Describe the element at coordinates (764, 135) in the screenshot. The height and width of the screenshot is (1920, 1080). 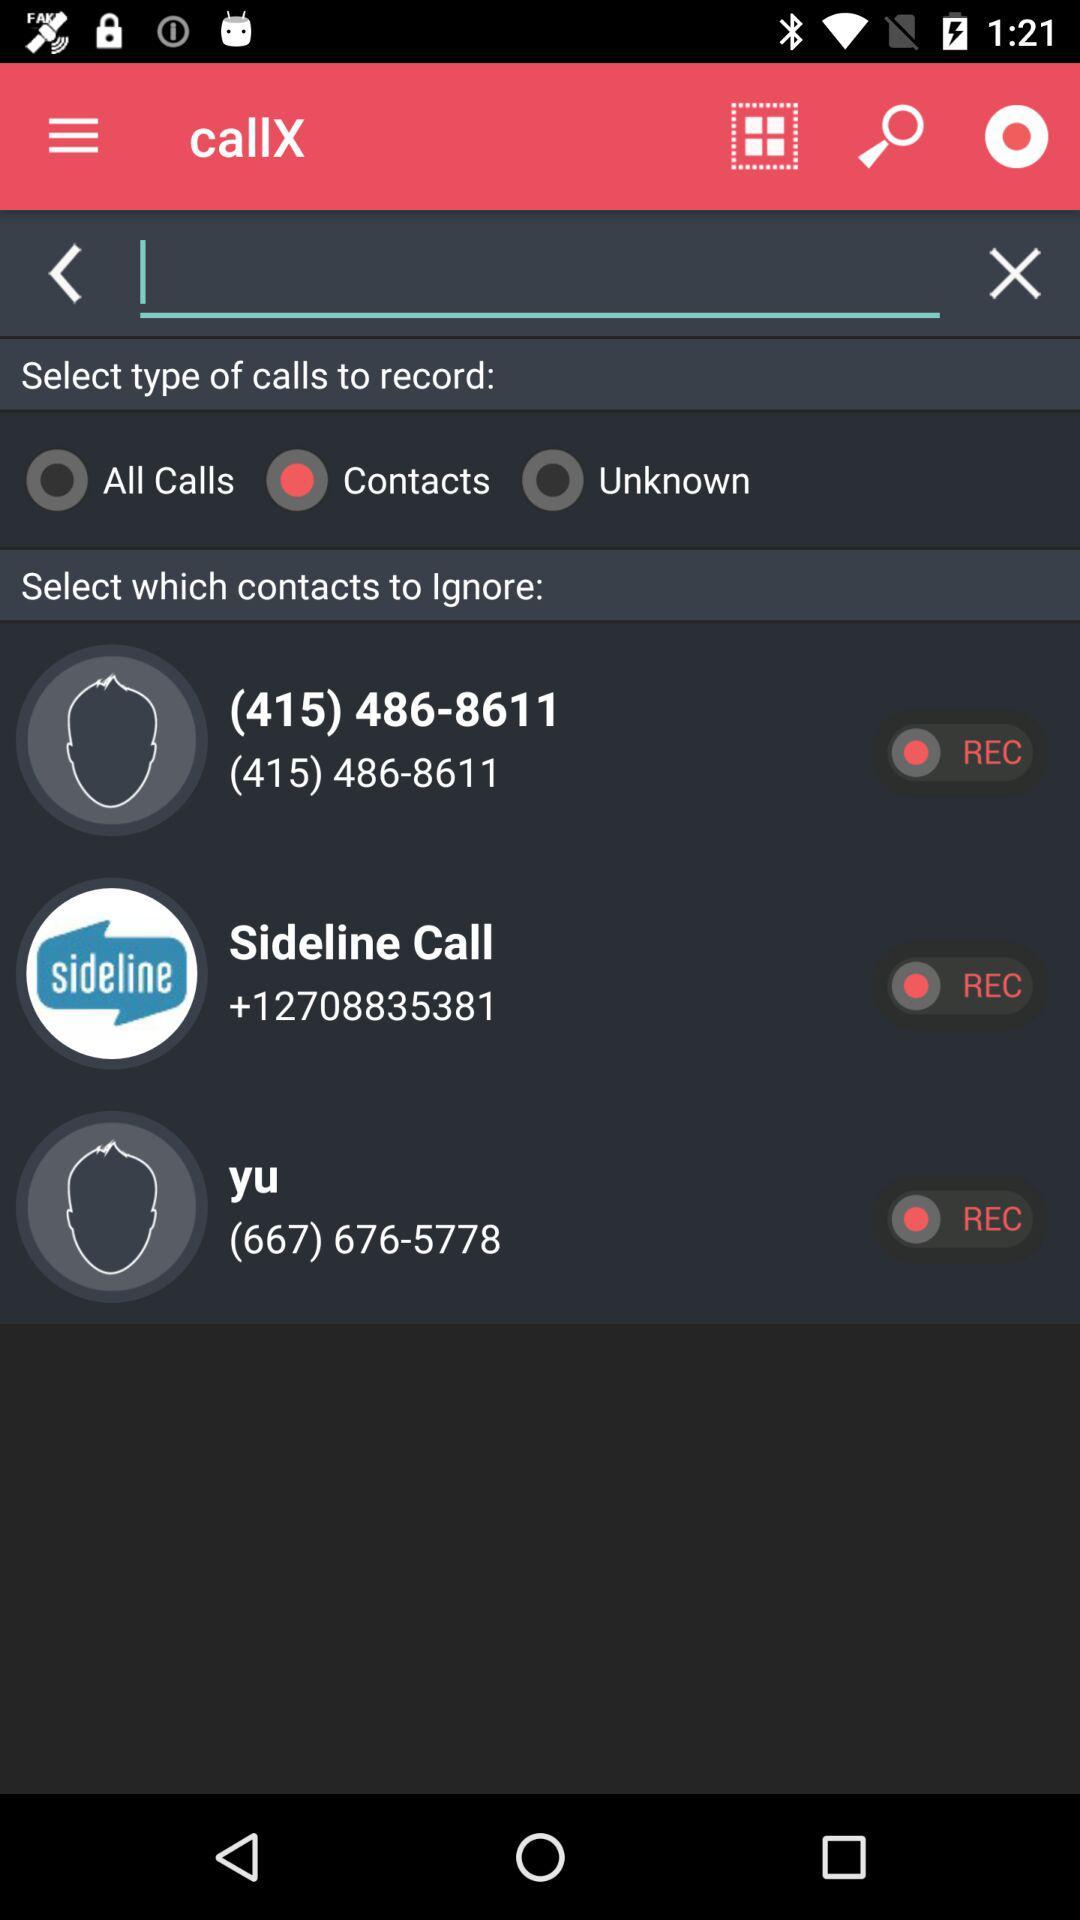
I see `item to the right of the favorites app` at that location.